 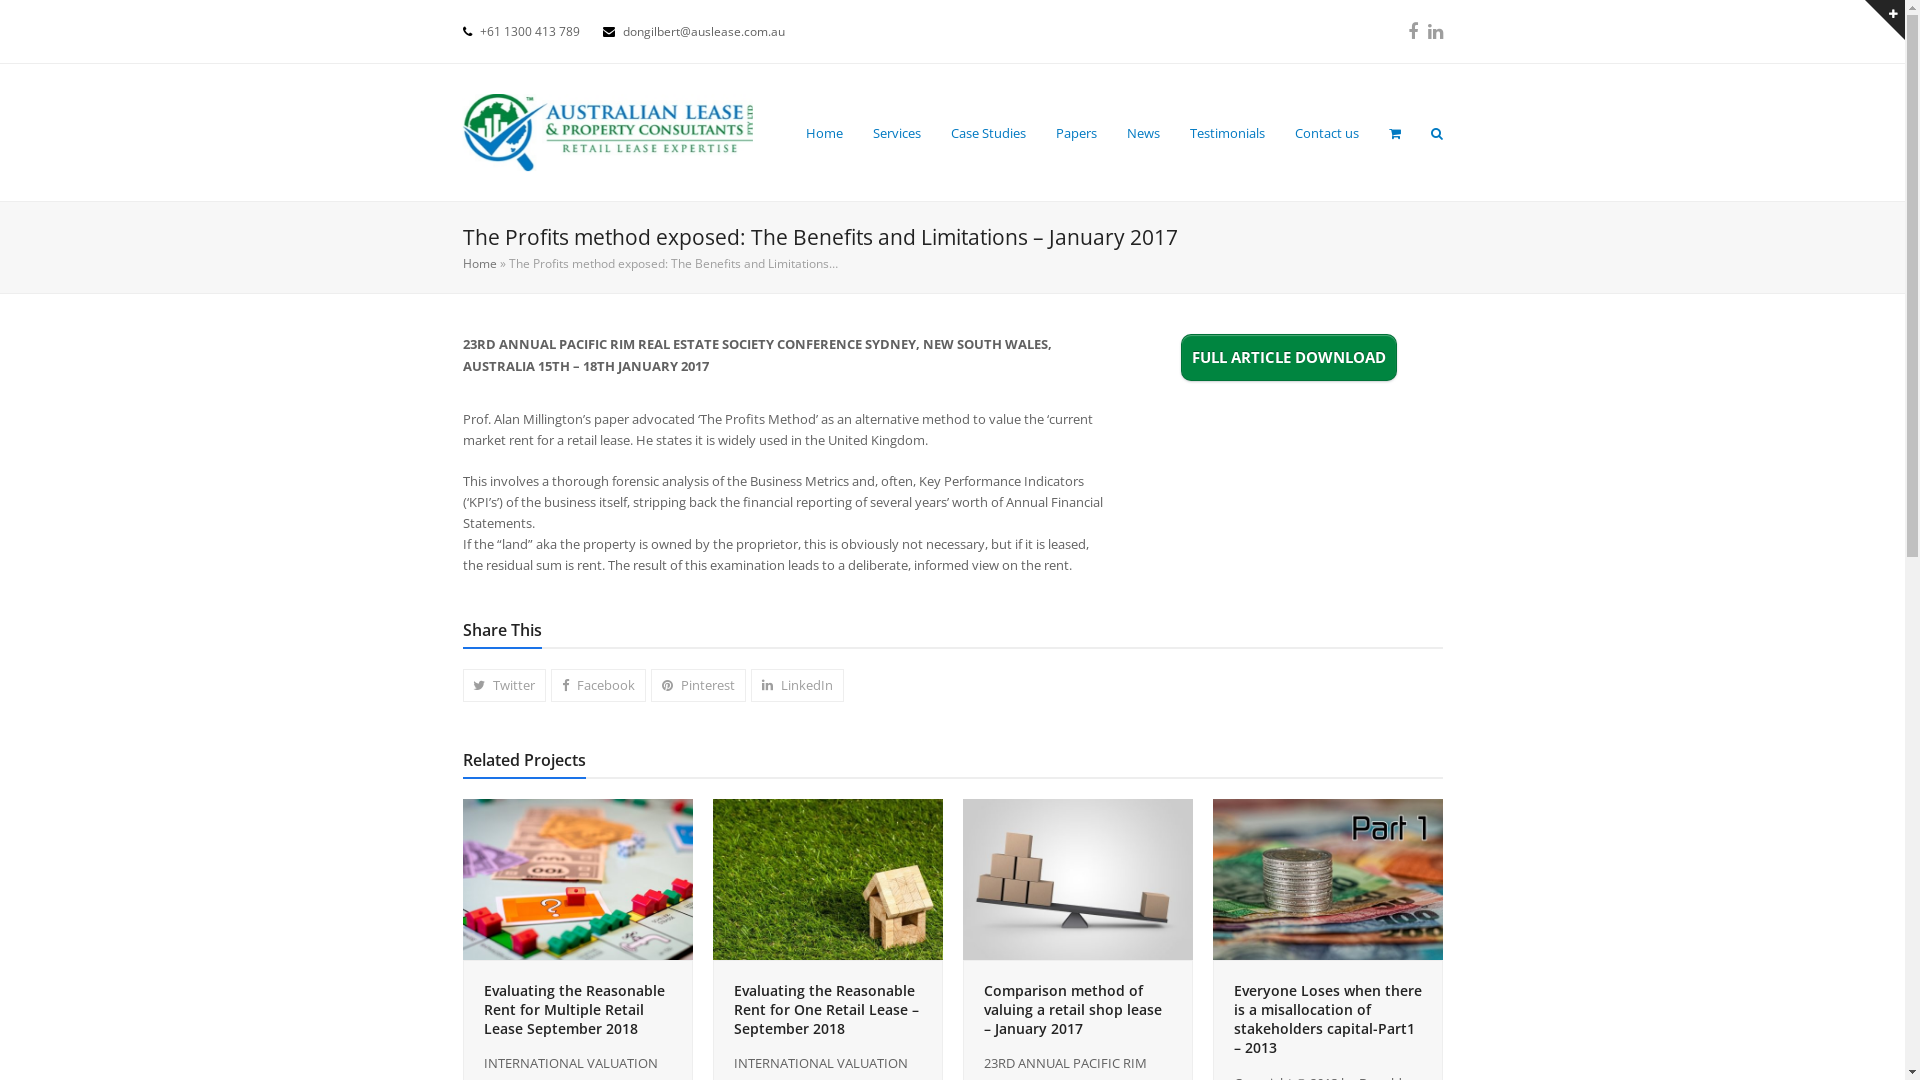 I want to click on 'Contact us', so click(x=1326, y=132).